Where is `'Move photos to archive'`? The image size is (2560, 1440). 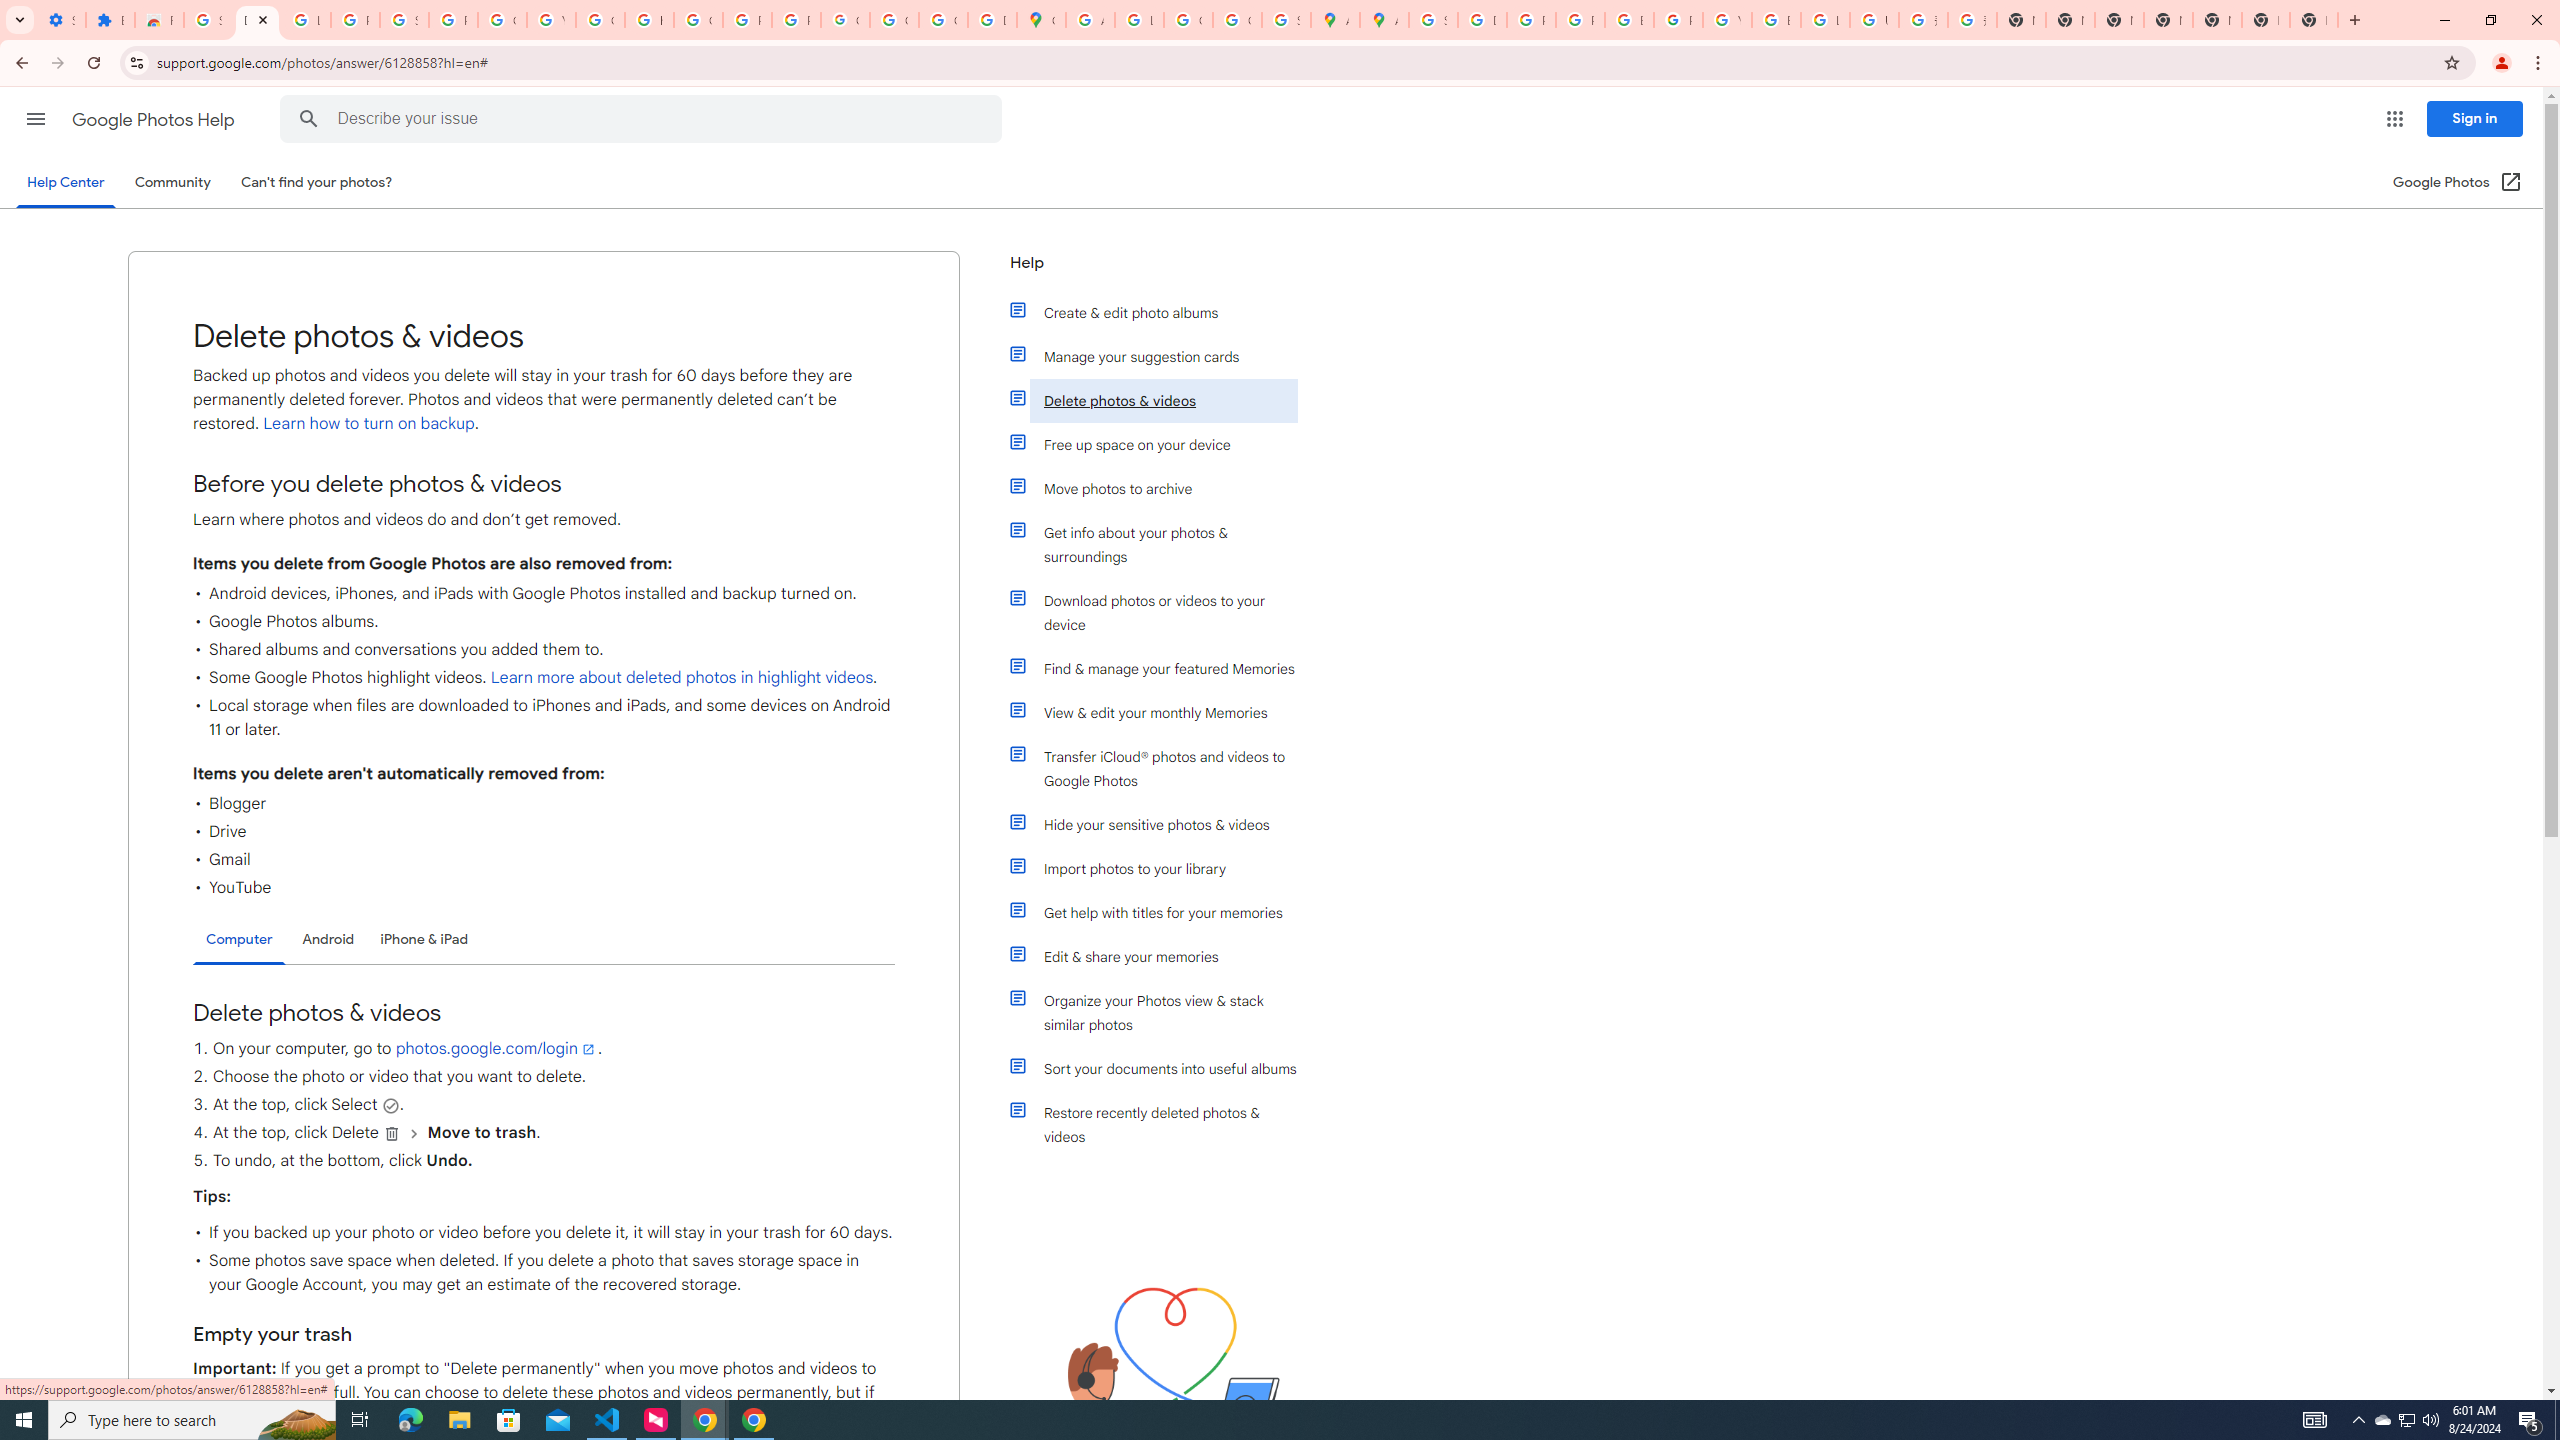
'Move photos to archive' is located at coordinates (1162, 487).